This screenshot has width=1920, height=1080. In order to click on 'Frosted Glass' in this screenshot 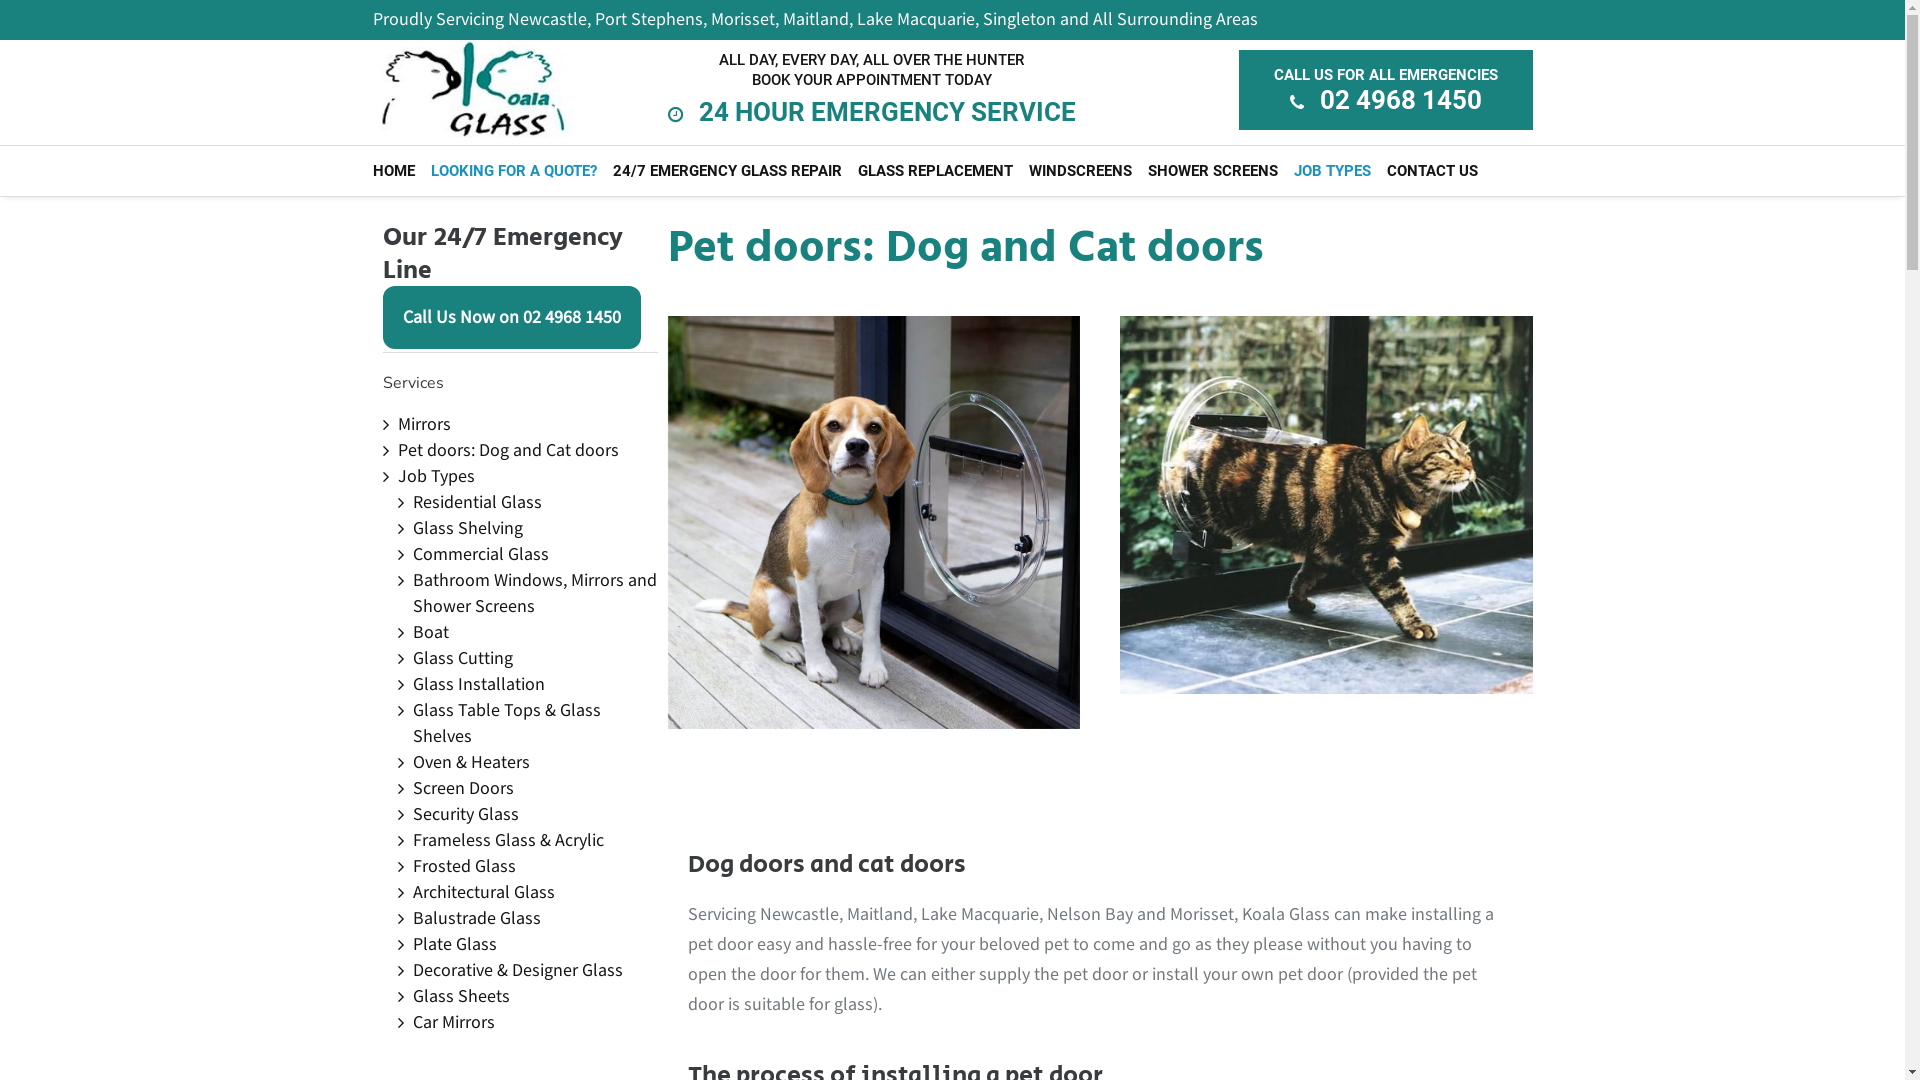, I will do `click(462, 865)`.